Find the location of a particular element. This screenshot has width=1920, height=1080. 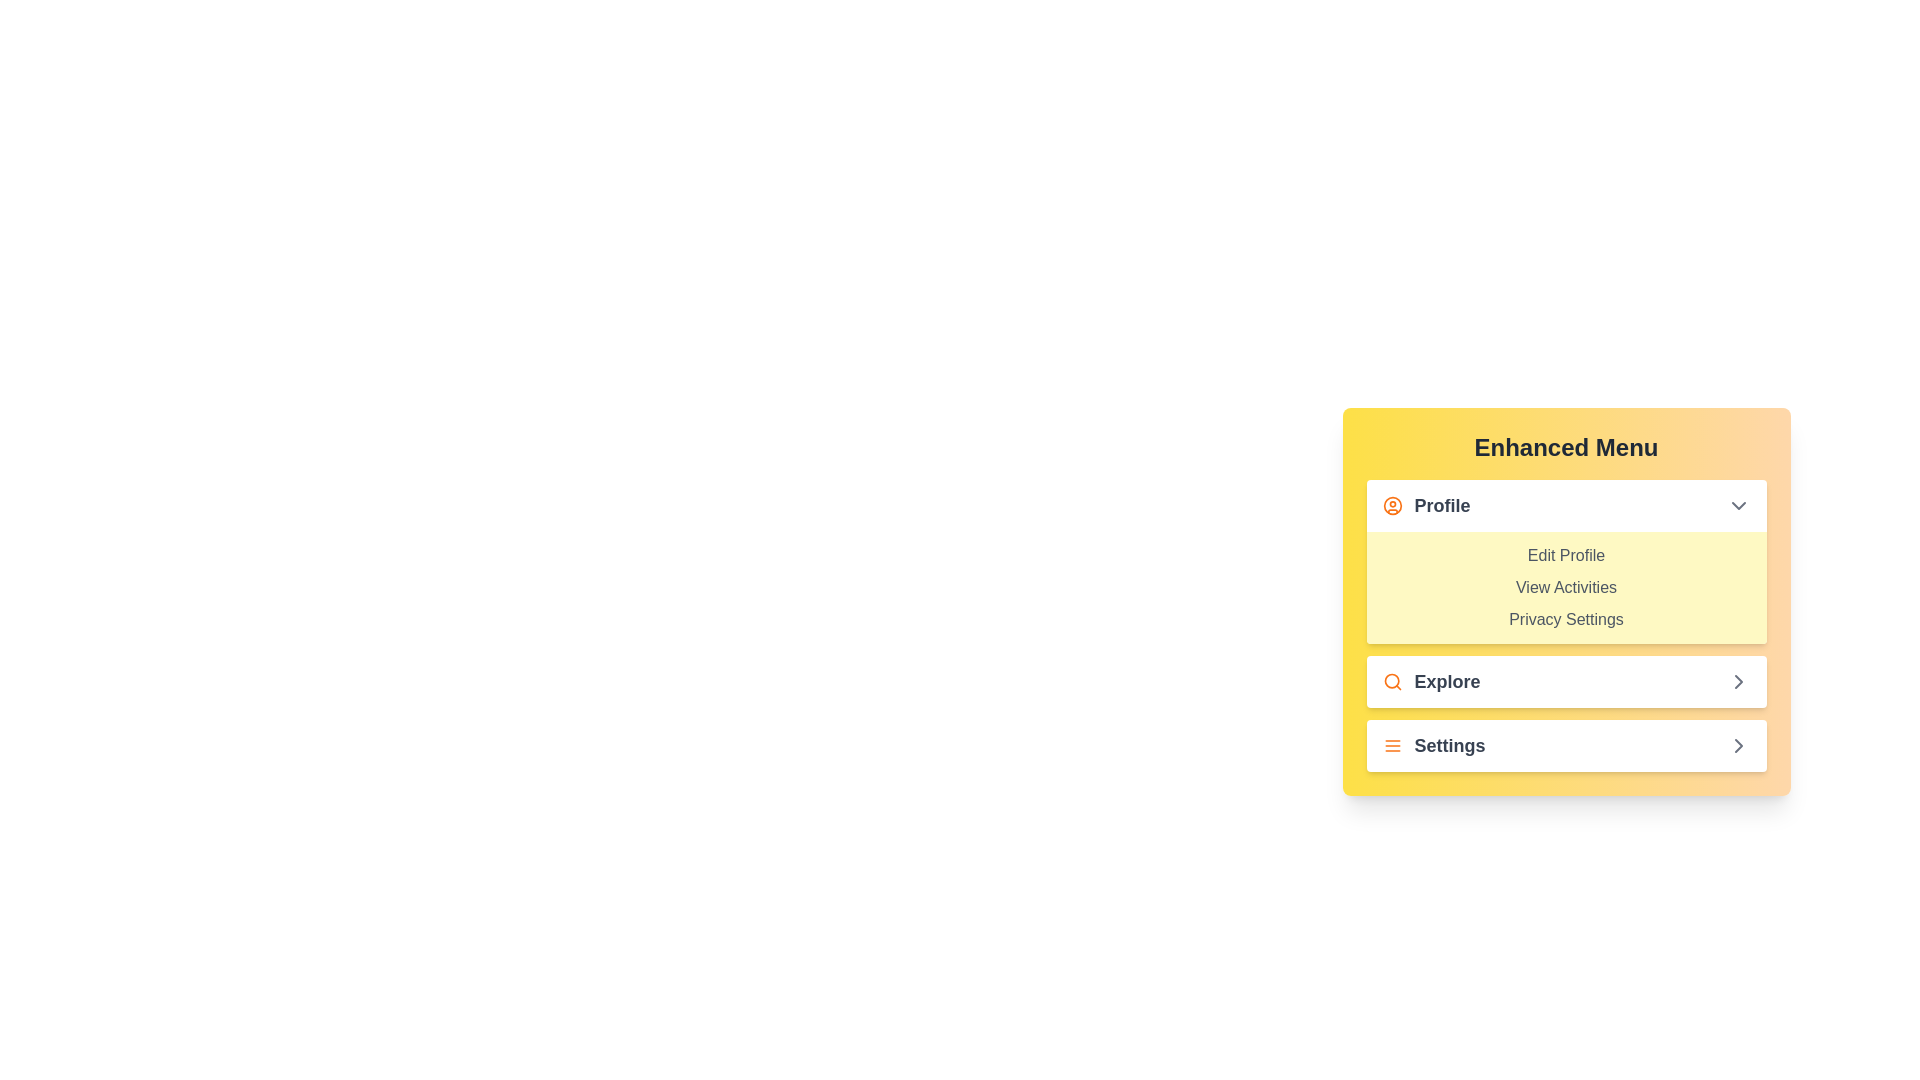

the 'Profile' text label, which is styled in bold dark gray and is located in the top section of the vertical menu next to an orange user icon, for navigation purposes is located at coordinates (1442, 504).